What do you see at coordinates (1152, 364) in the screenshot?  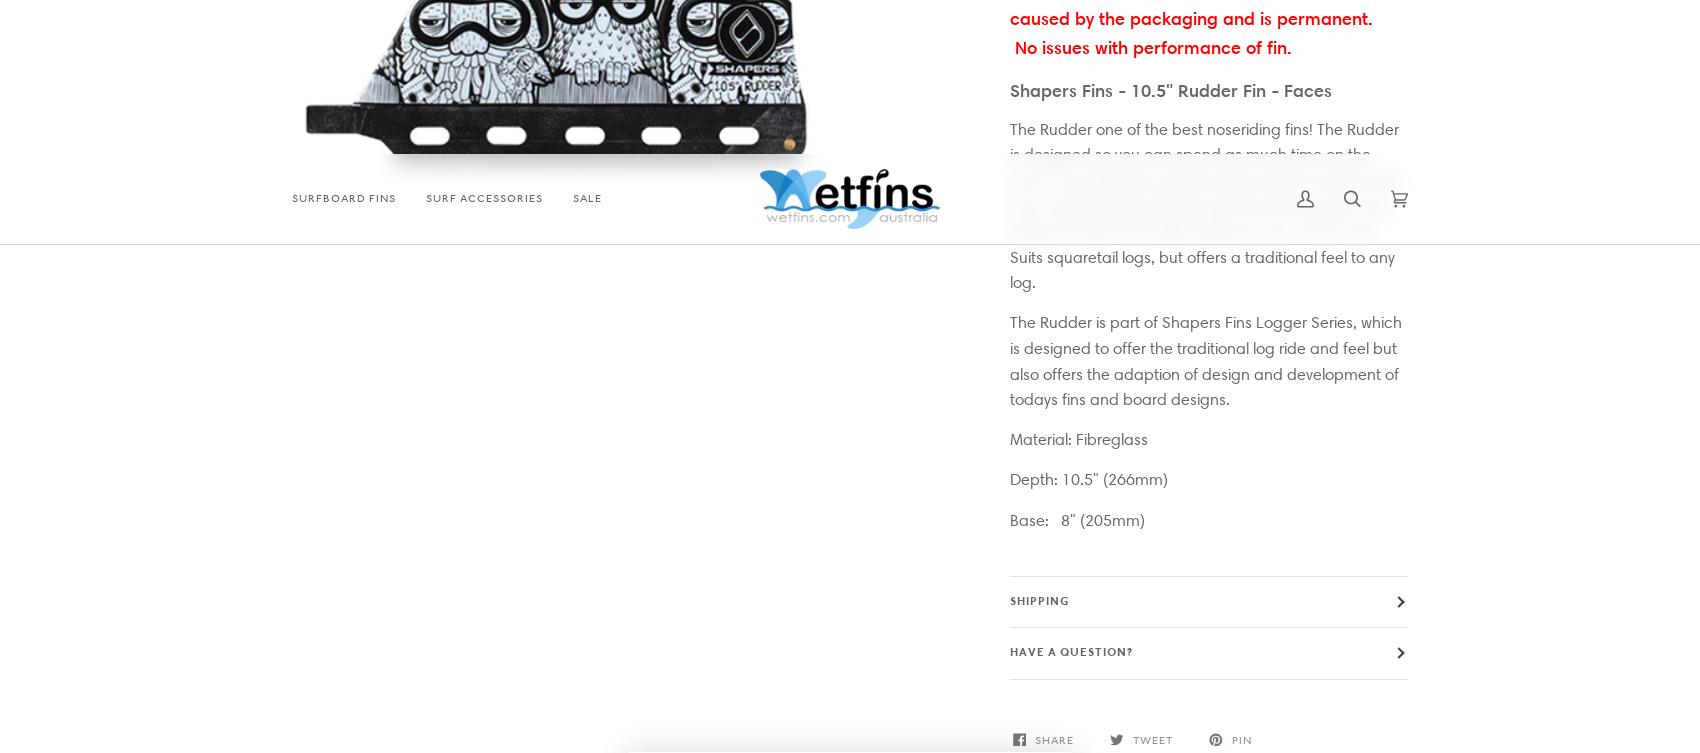 I see `'Returns'` at bounding box center [1152, 364].